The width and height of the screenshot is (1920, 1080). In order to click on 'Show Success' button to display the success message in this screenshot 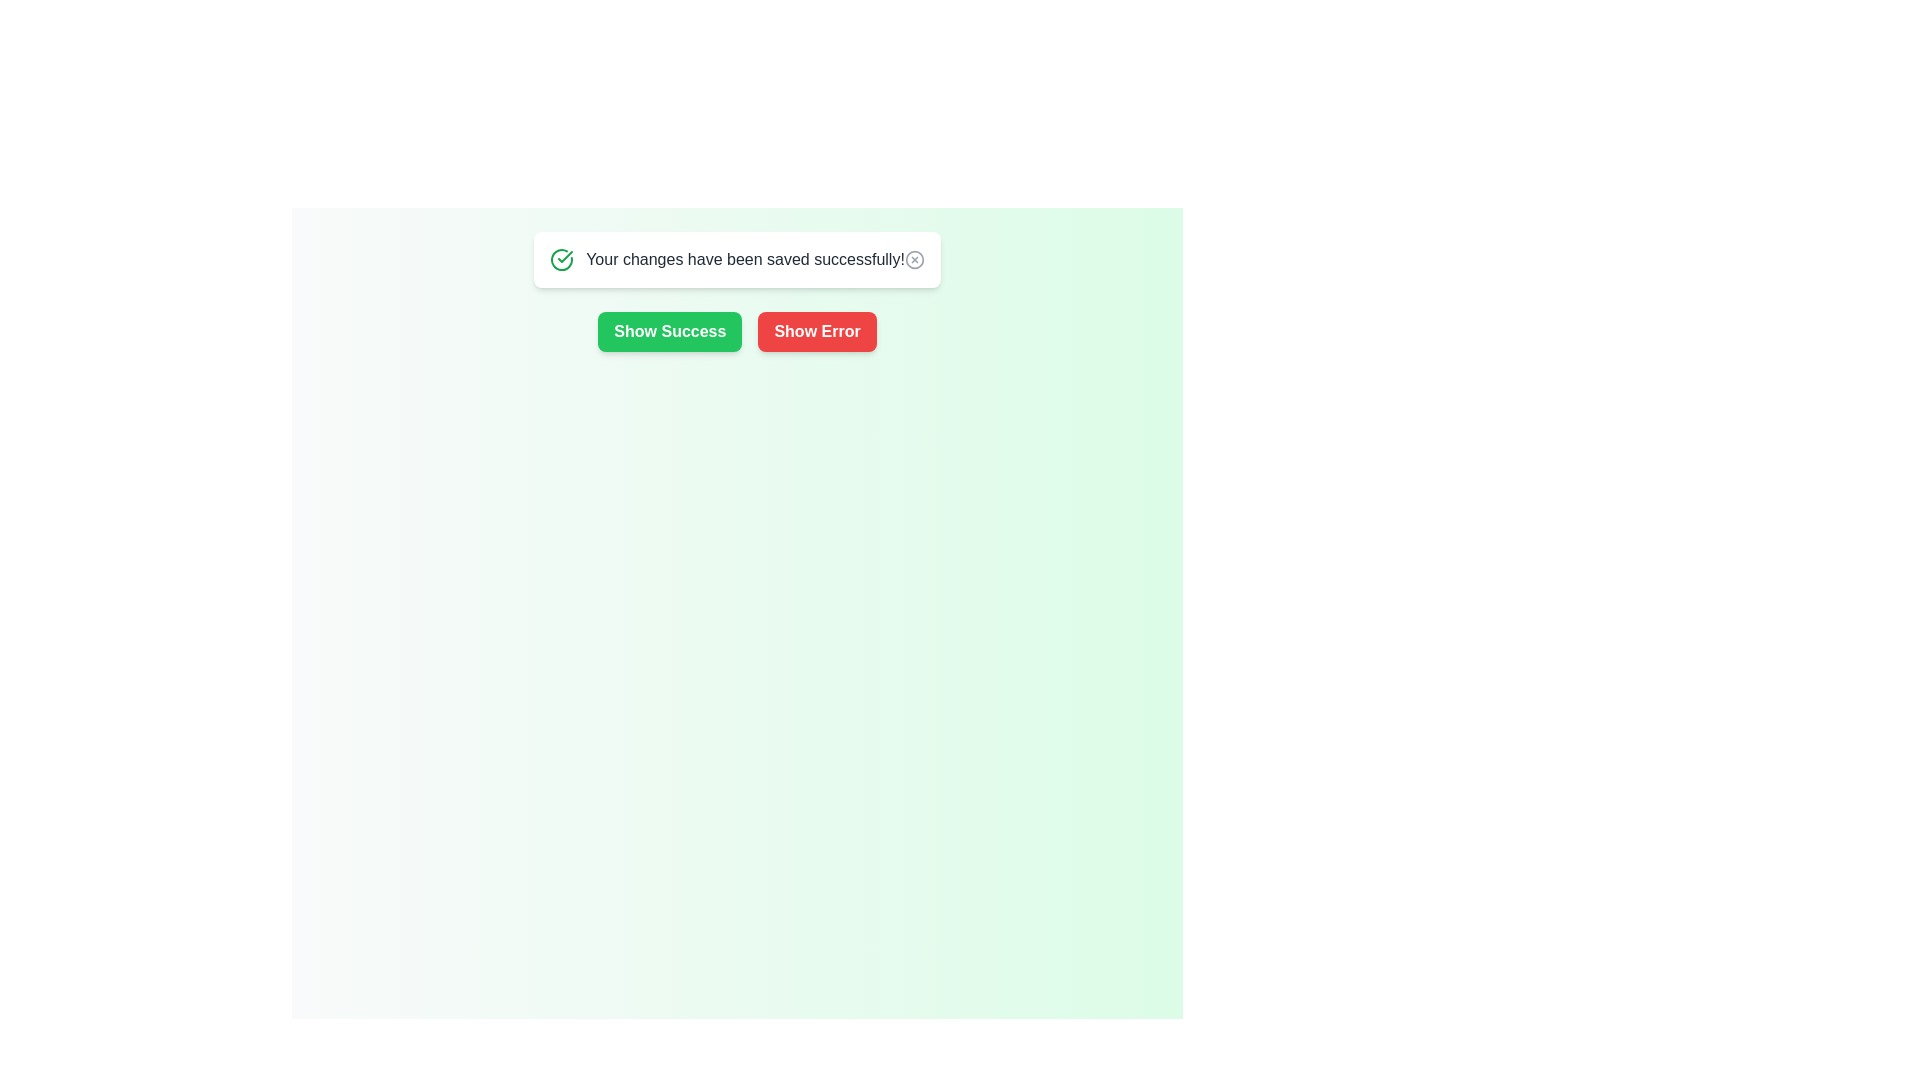, I will do `click(670, 330)`.